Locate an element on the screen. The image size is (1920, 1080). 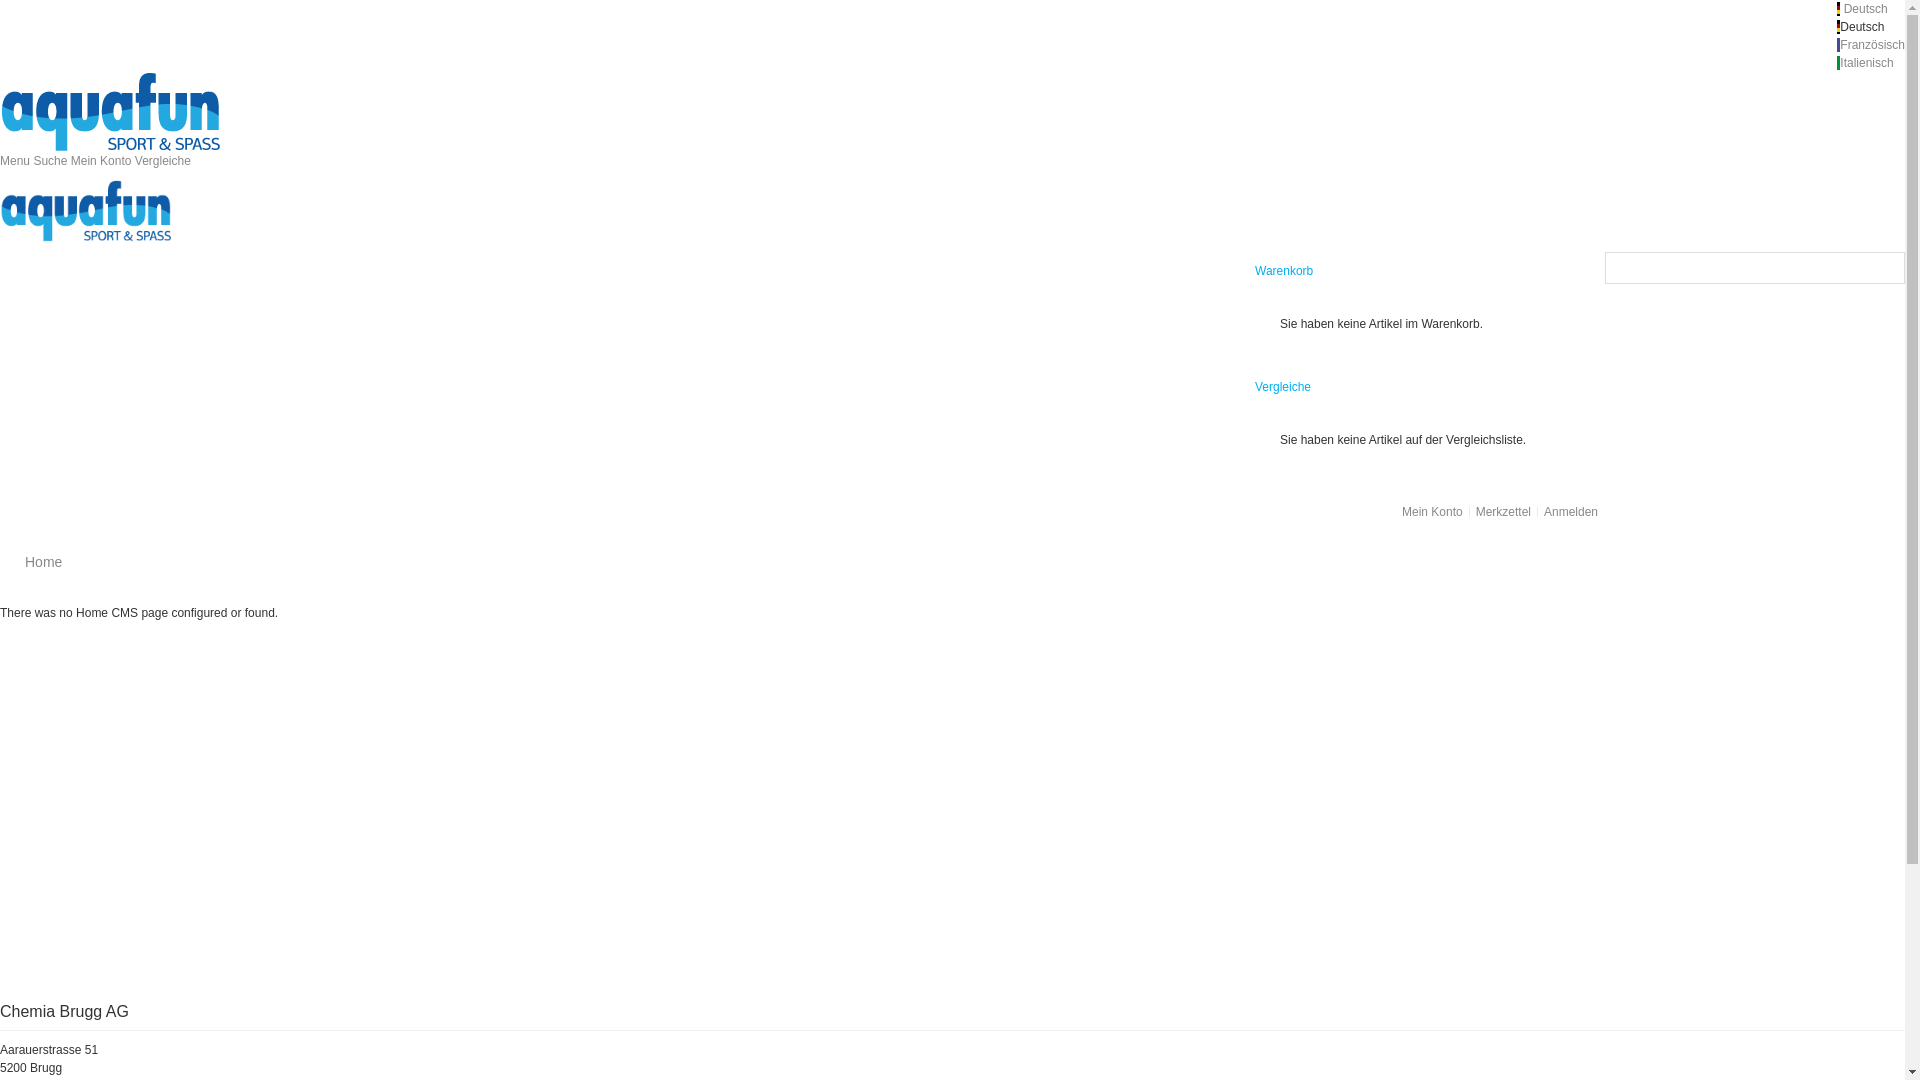
'  Deutsch  ' is located at coordinates (1837, 8).